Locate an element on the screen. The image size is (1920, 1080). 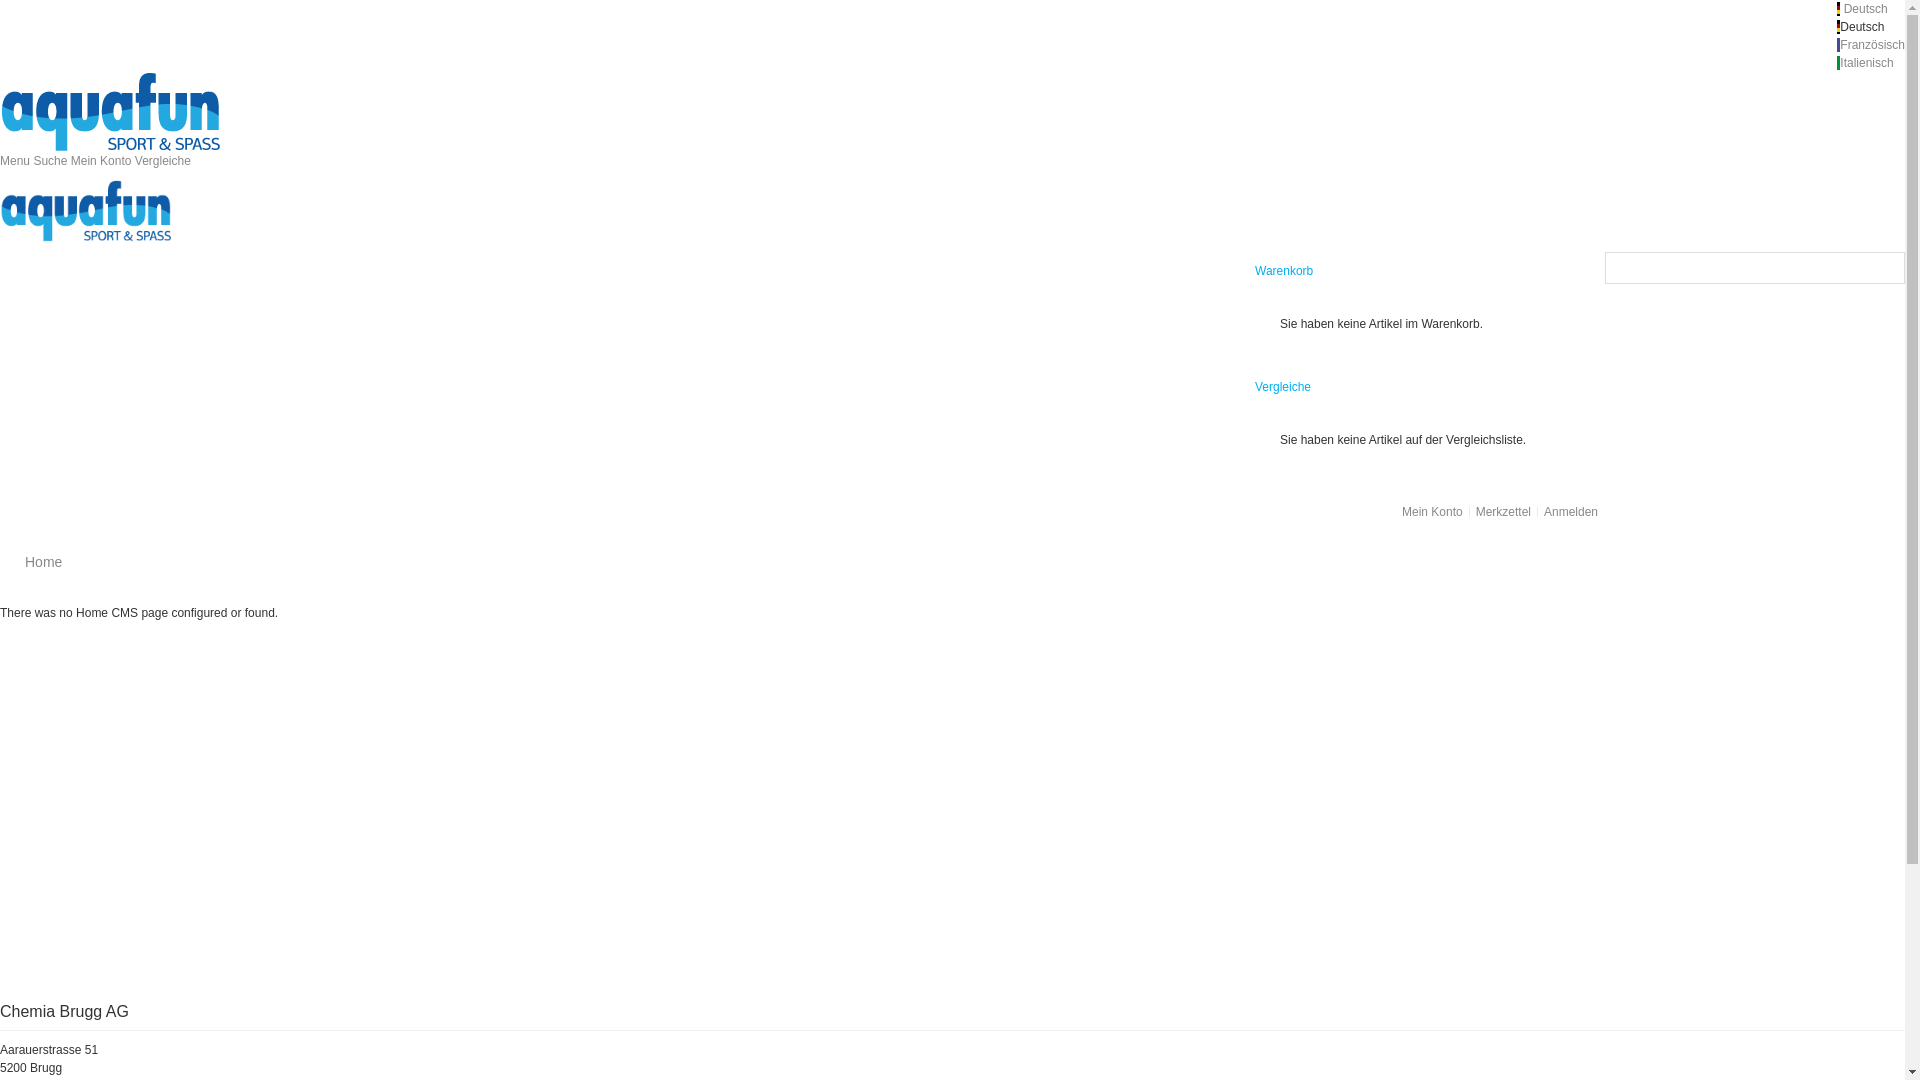
'  Deutsch  ' is located at coordinates (1837, 8).